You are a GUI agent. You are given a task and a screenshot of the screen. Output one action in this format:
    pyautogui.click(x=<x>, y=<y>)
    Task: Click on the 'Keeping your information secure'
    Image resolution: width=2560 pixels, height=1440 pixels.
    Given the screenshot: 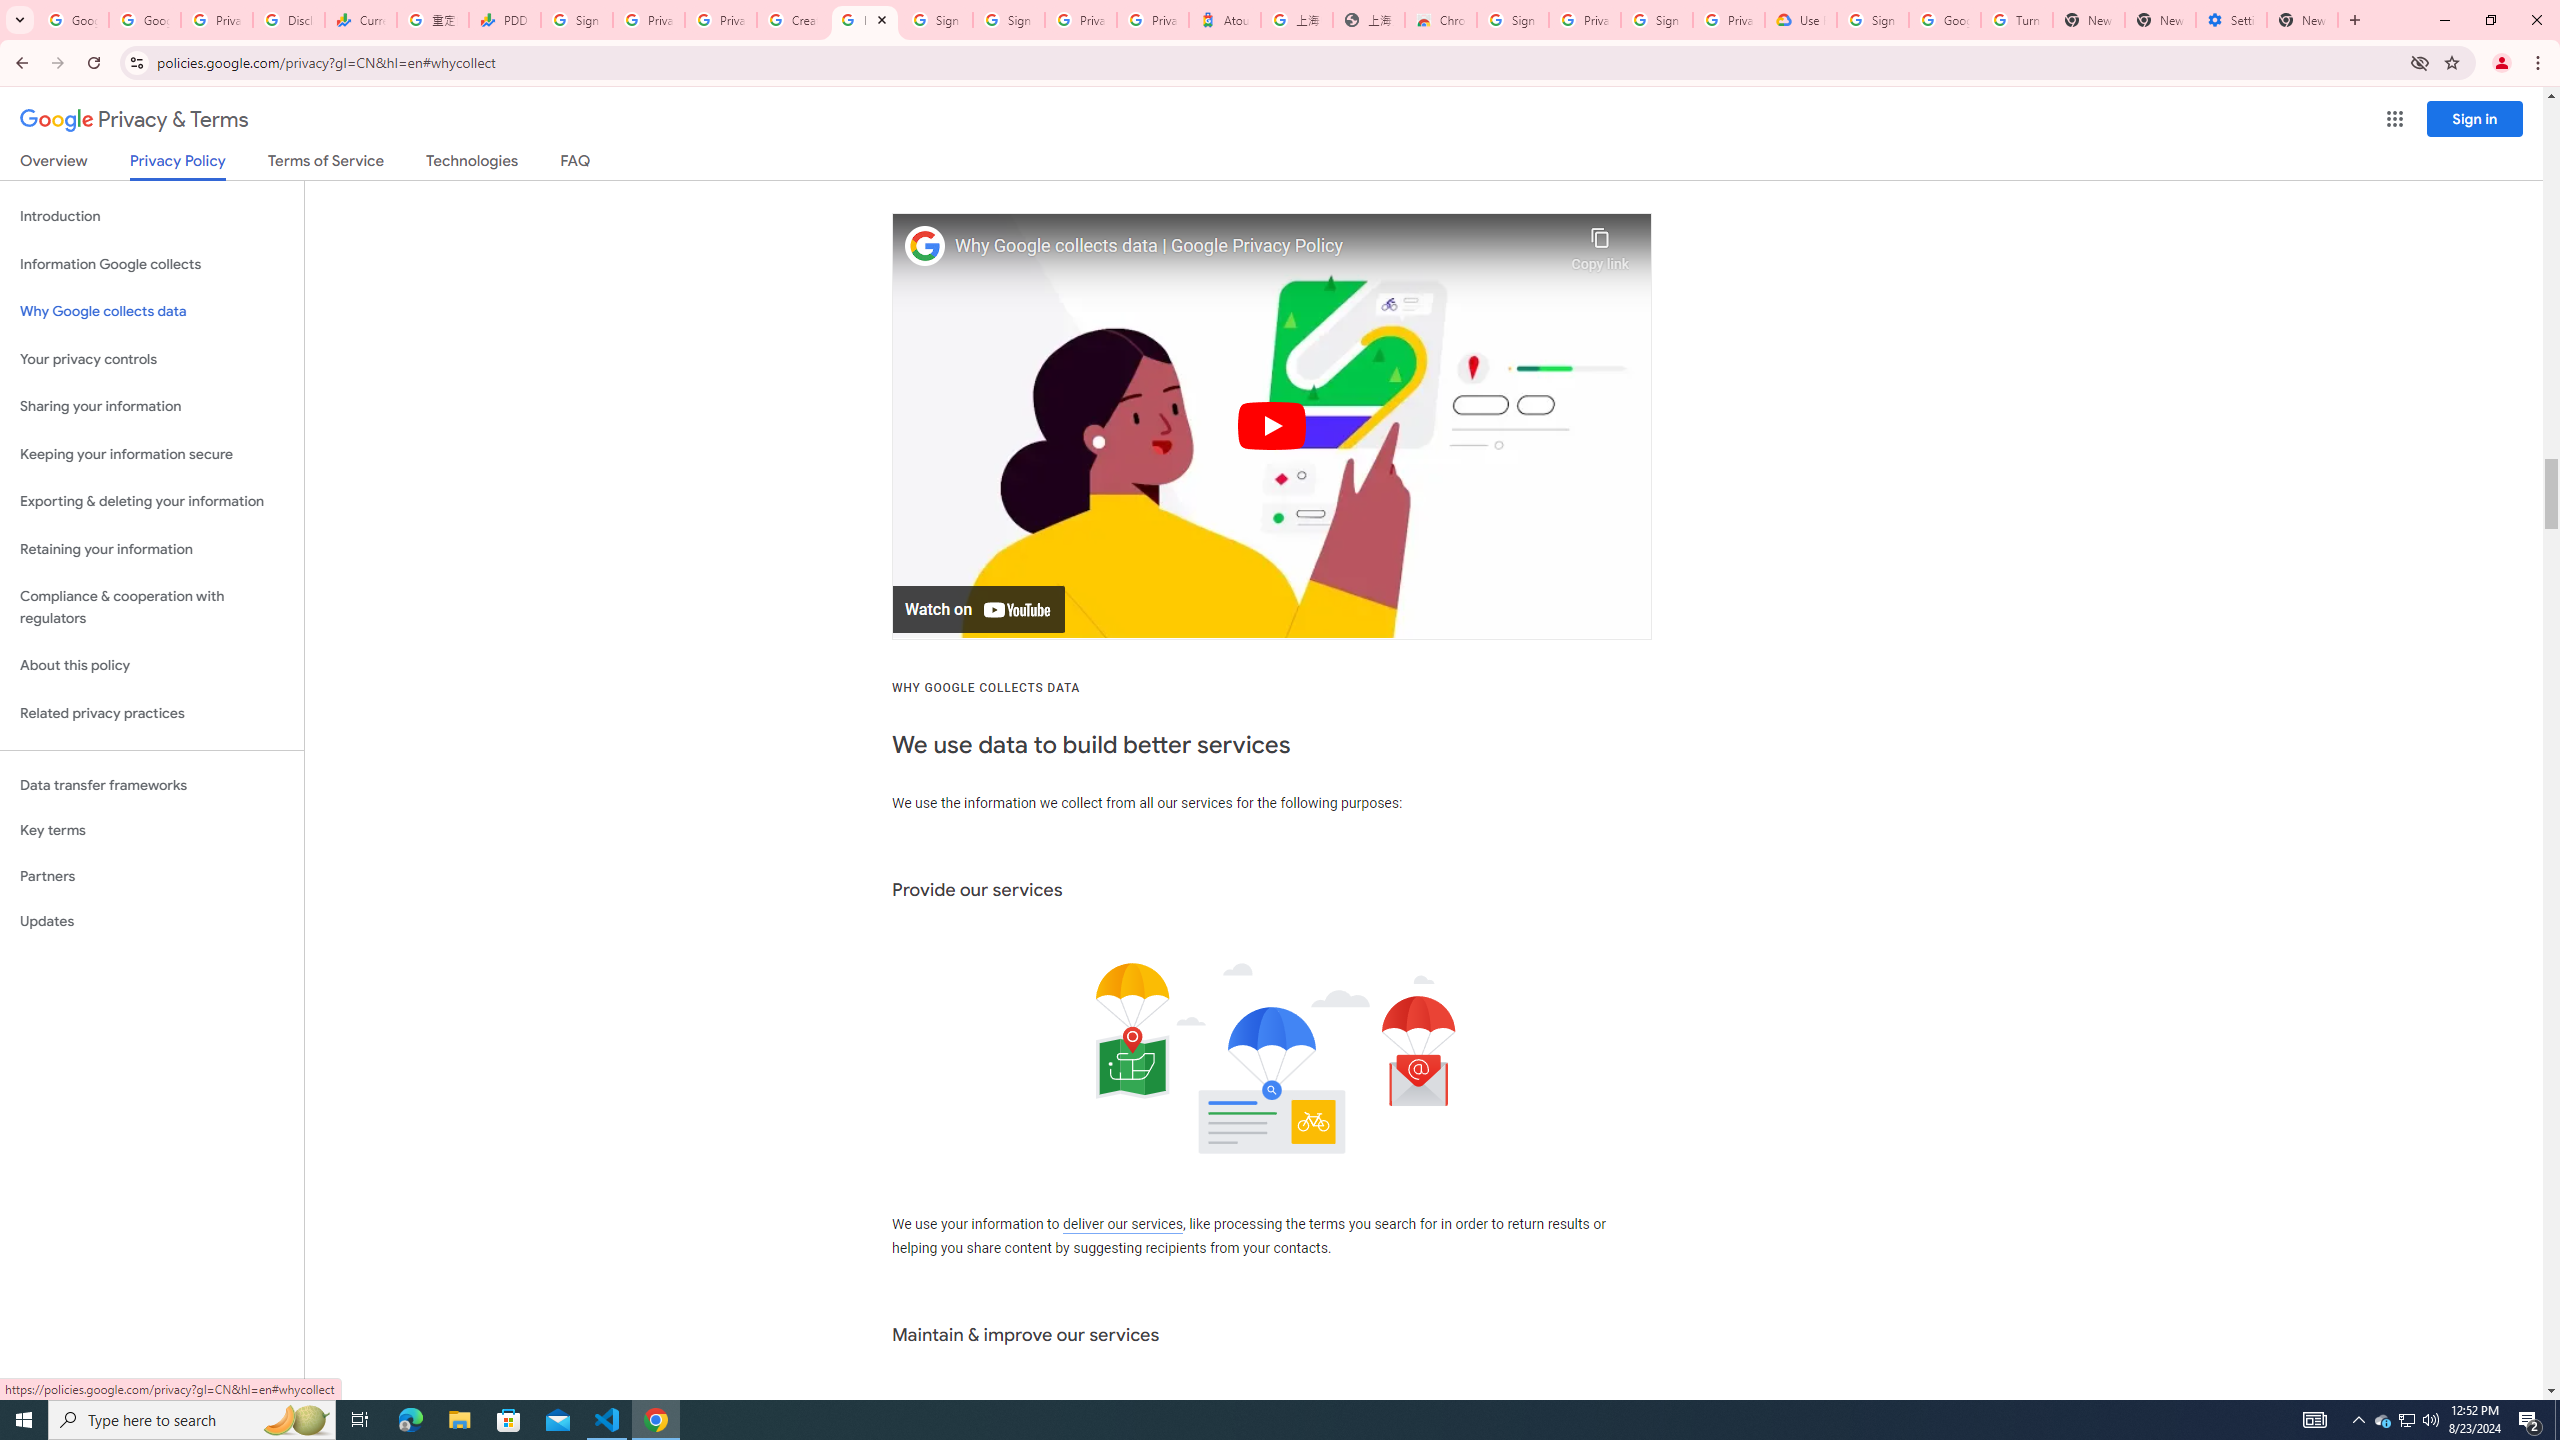 What is the action you would take?
    pyautogui.click(x=151, y=455)
    